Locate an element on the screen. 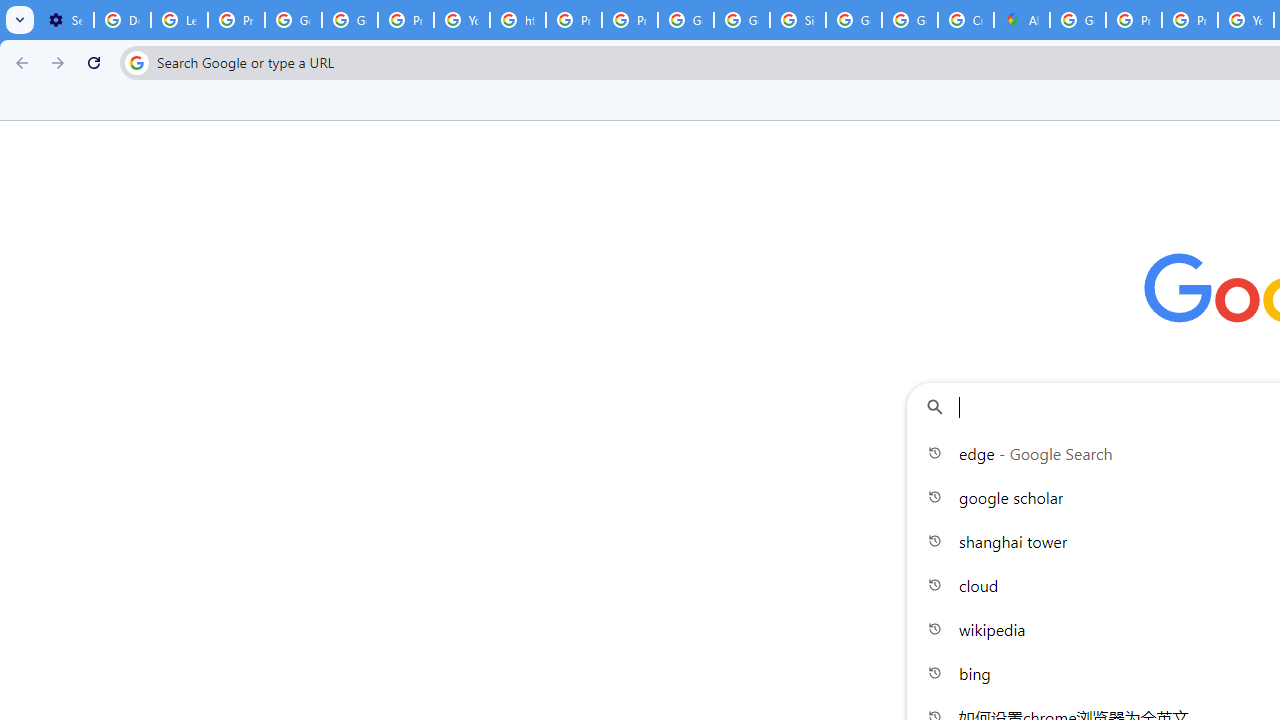 The width and height of the screenshot is (1280, 720). 'Settings - Performance' is located at coordinates (65, 20).